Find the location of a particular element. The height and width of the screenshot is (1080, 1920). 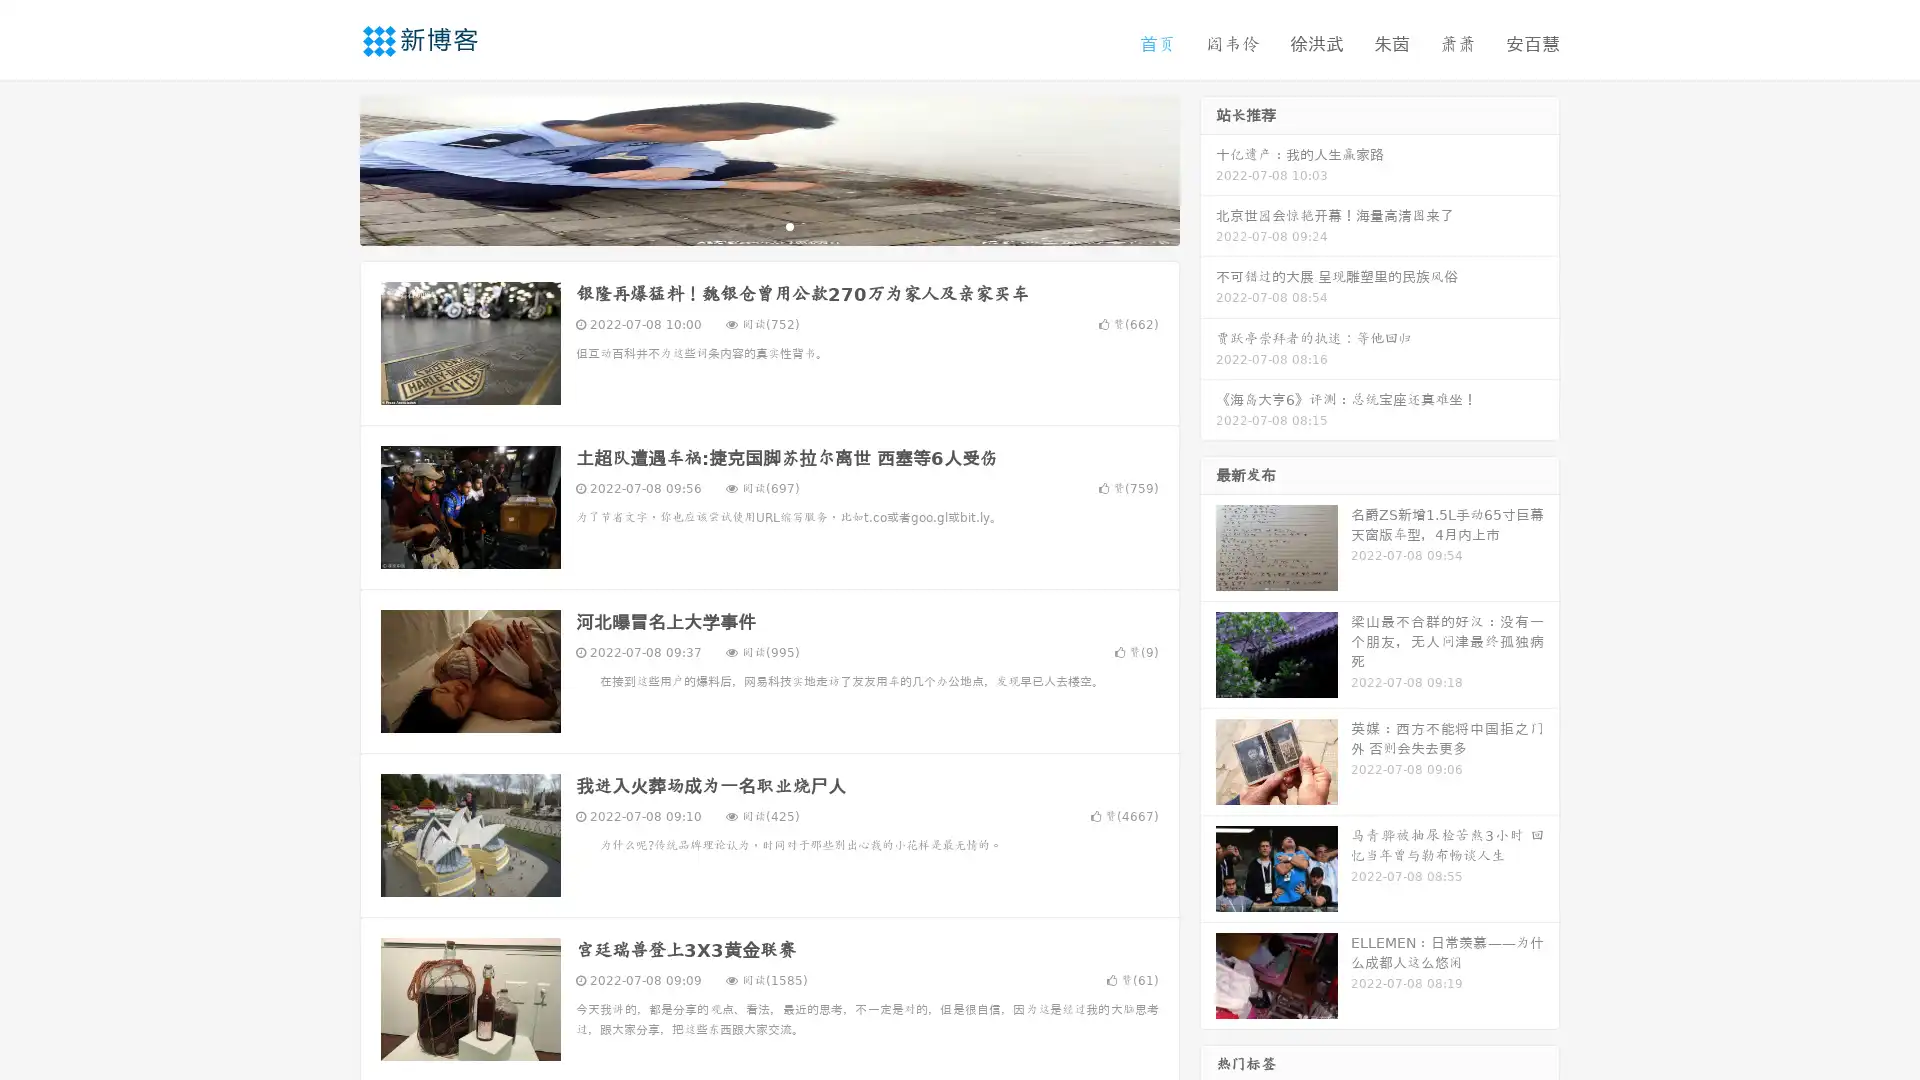

Next slide is located at coordinates (1208, 168).